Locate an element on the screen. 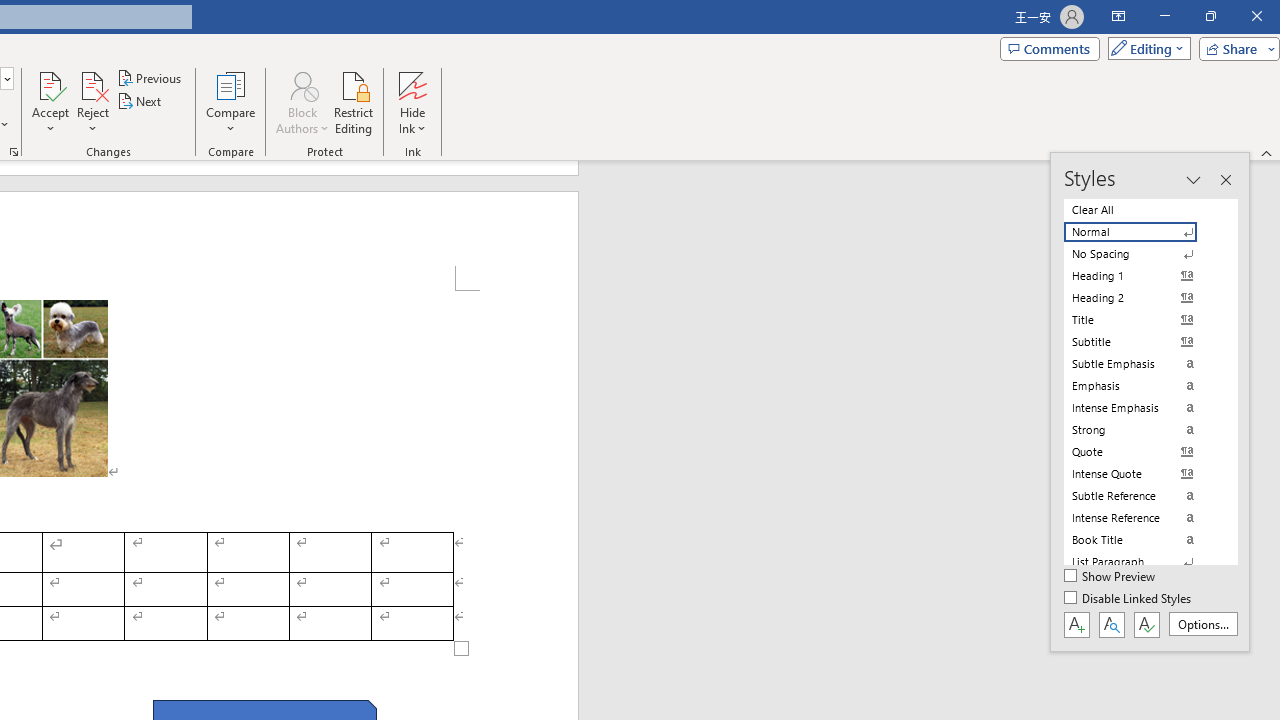 The width and height of the screenshot is (1280, 720). 'Book Title' is located at coordinates (1142, 540).